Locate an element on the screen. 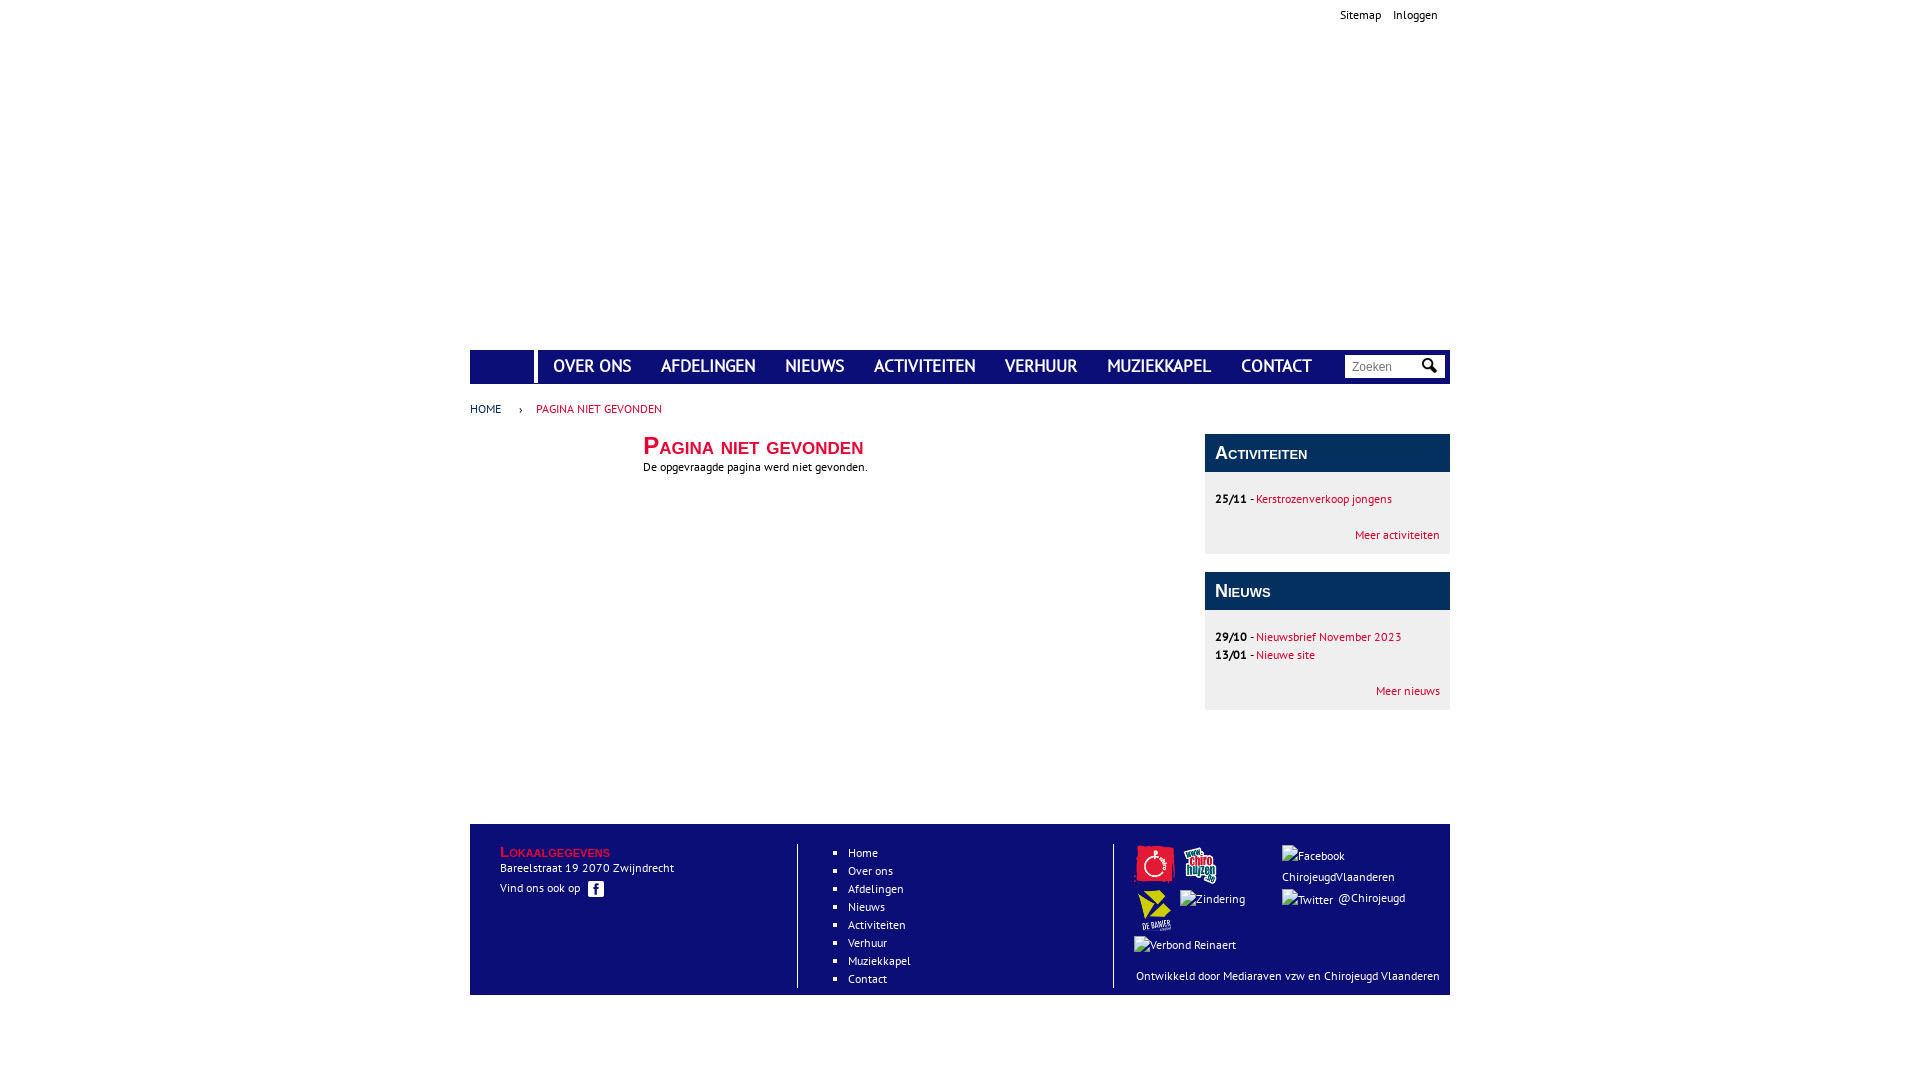 The width and height of the screenshot is (1920, 1080). 'Kerstrozenverkoop jongens' is located at coordinates (1324, 497).